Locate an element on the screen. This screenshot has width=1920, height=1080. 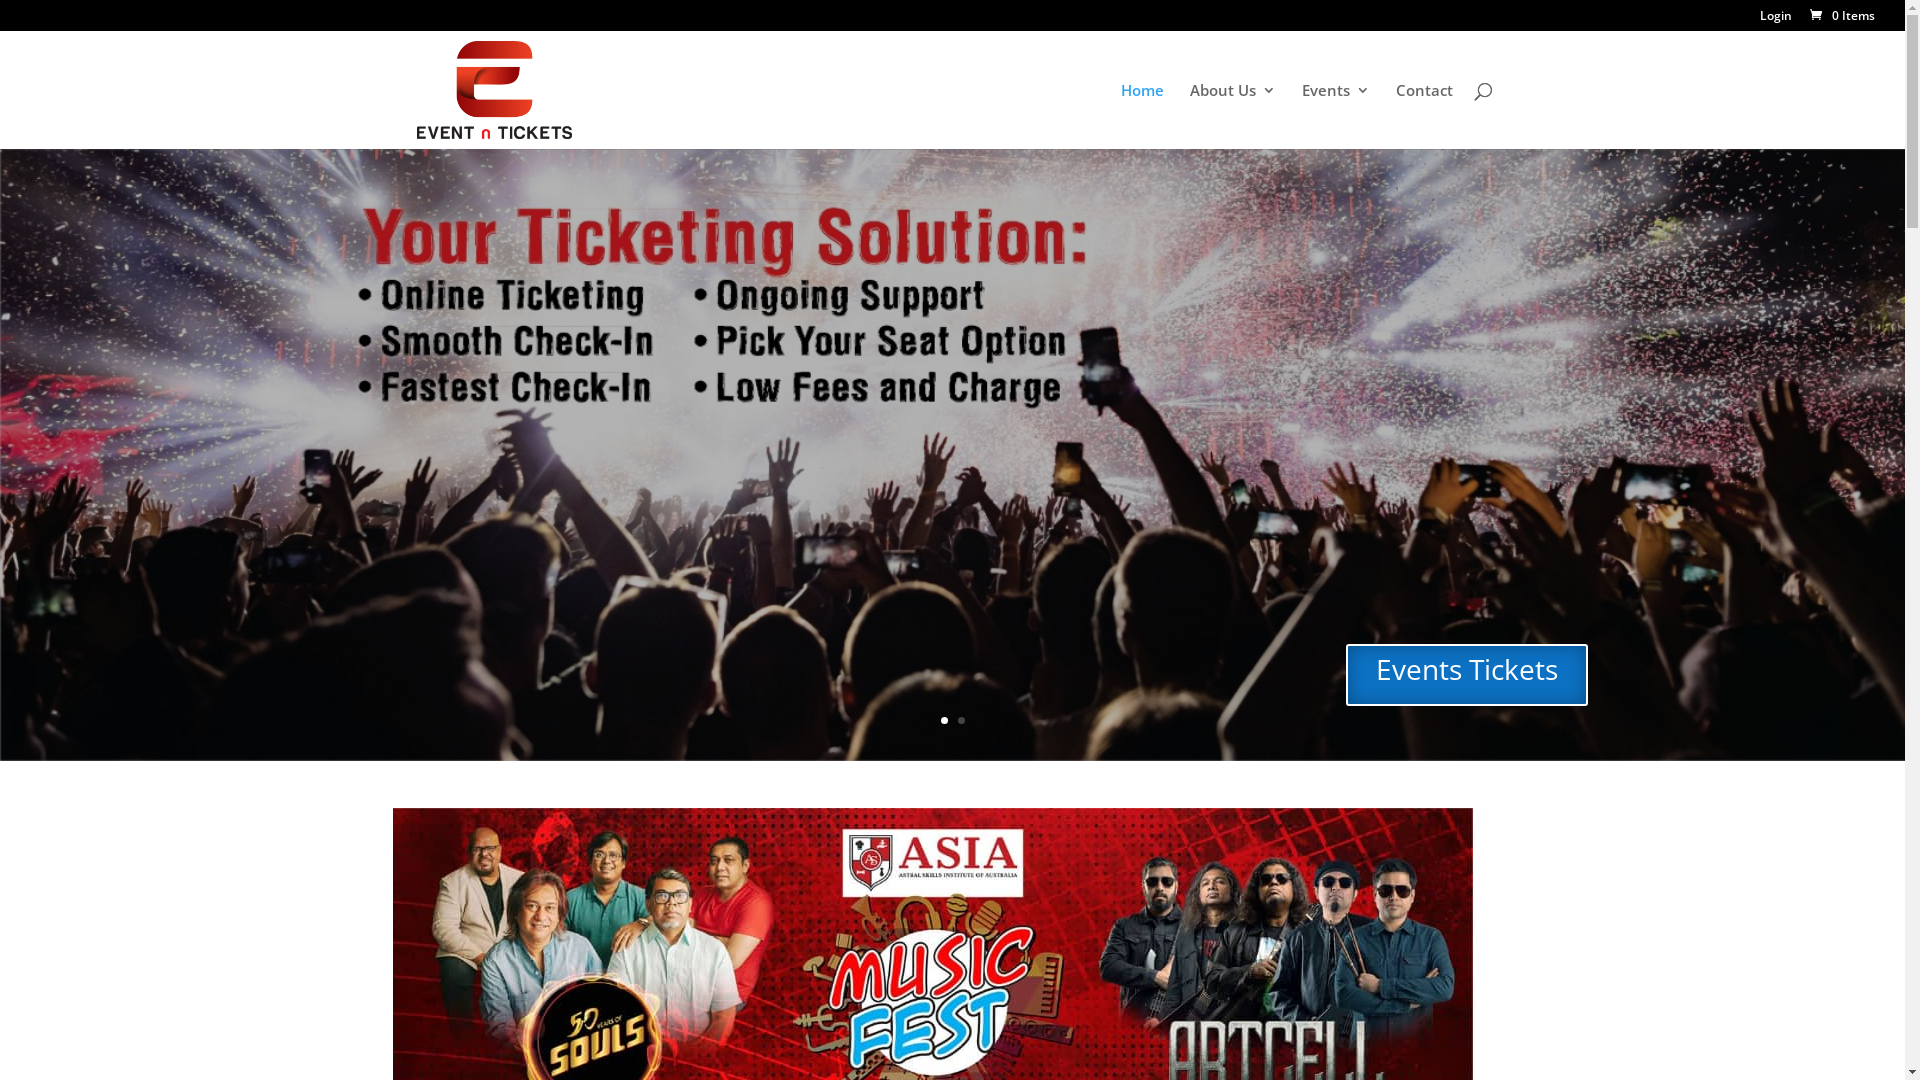
'0 Items' is located at coordinates (1806, 15).